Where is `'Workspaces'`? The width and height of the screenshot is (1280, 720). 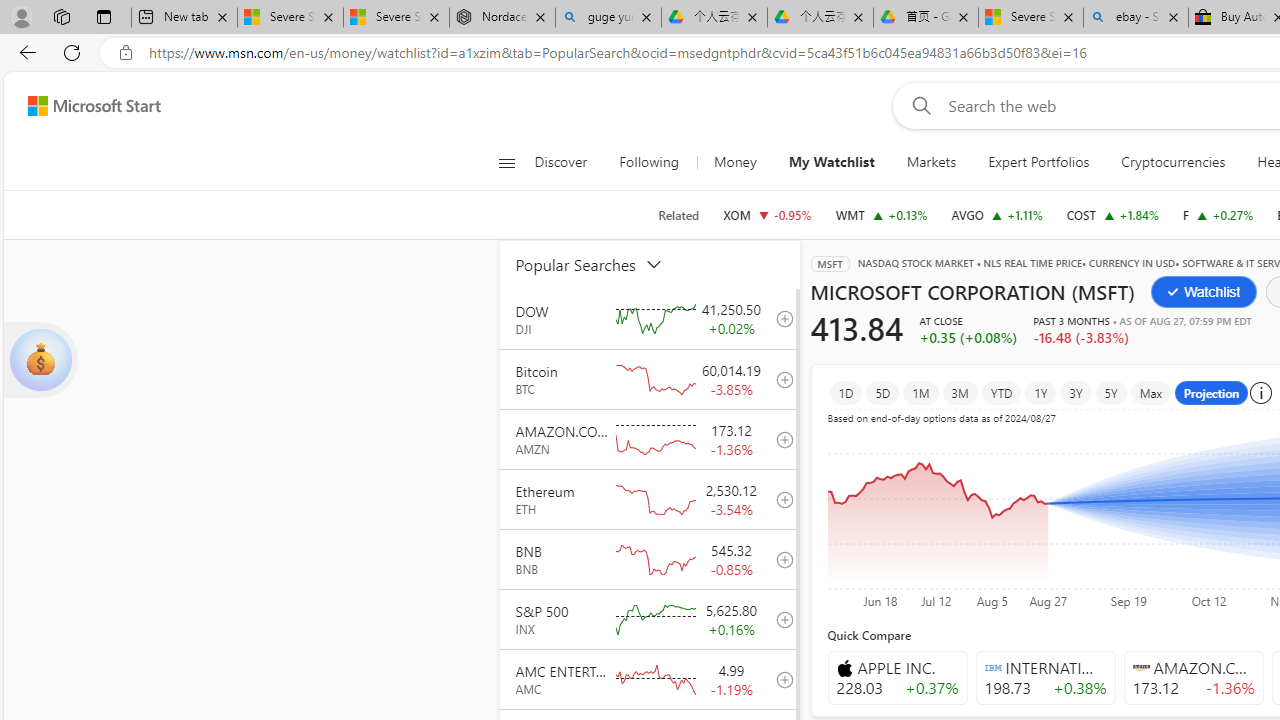 'Workspaces' is located at coordinates (61, 16).